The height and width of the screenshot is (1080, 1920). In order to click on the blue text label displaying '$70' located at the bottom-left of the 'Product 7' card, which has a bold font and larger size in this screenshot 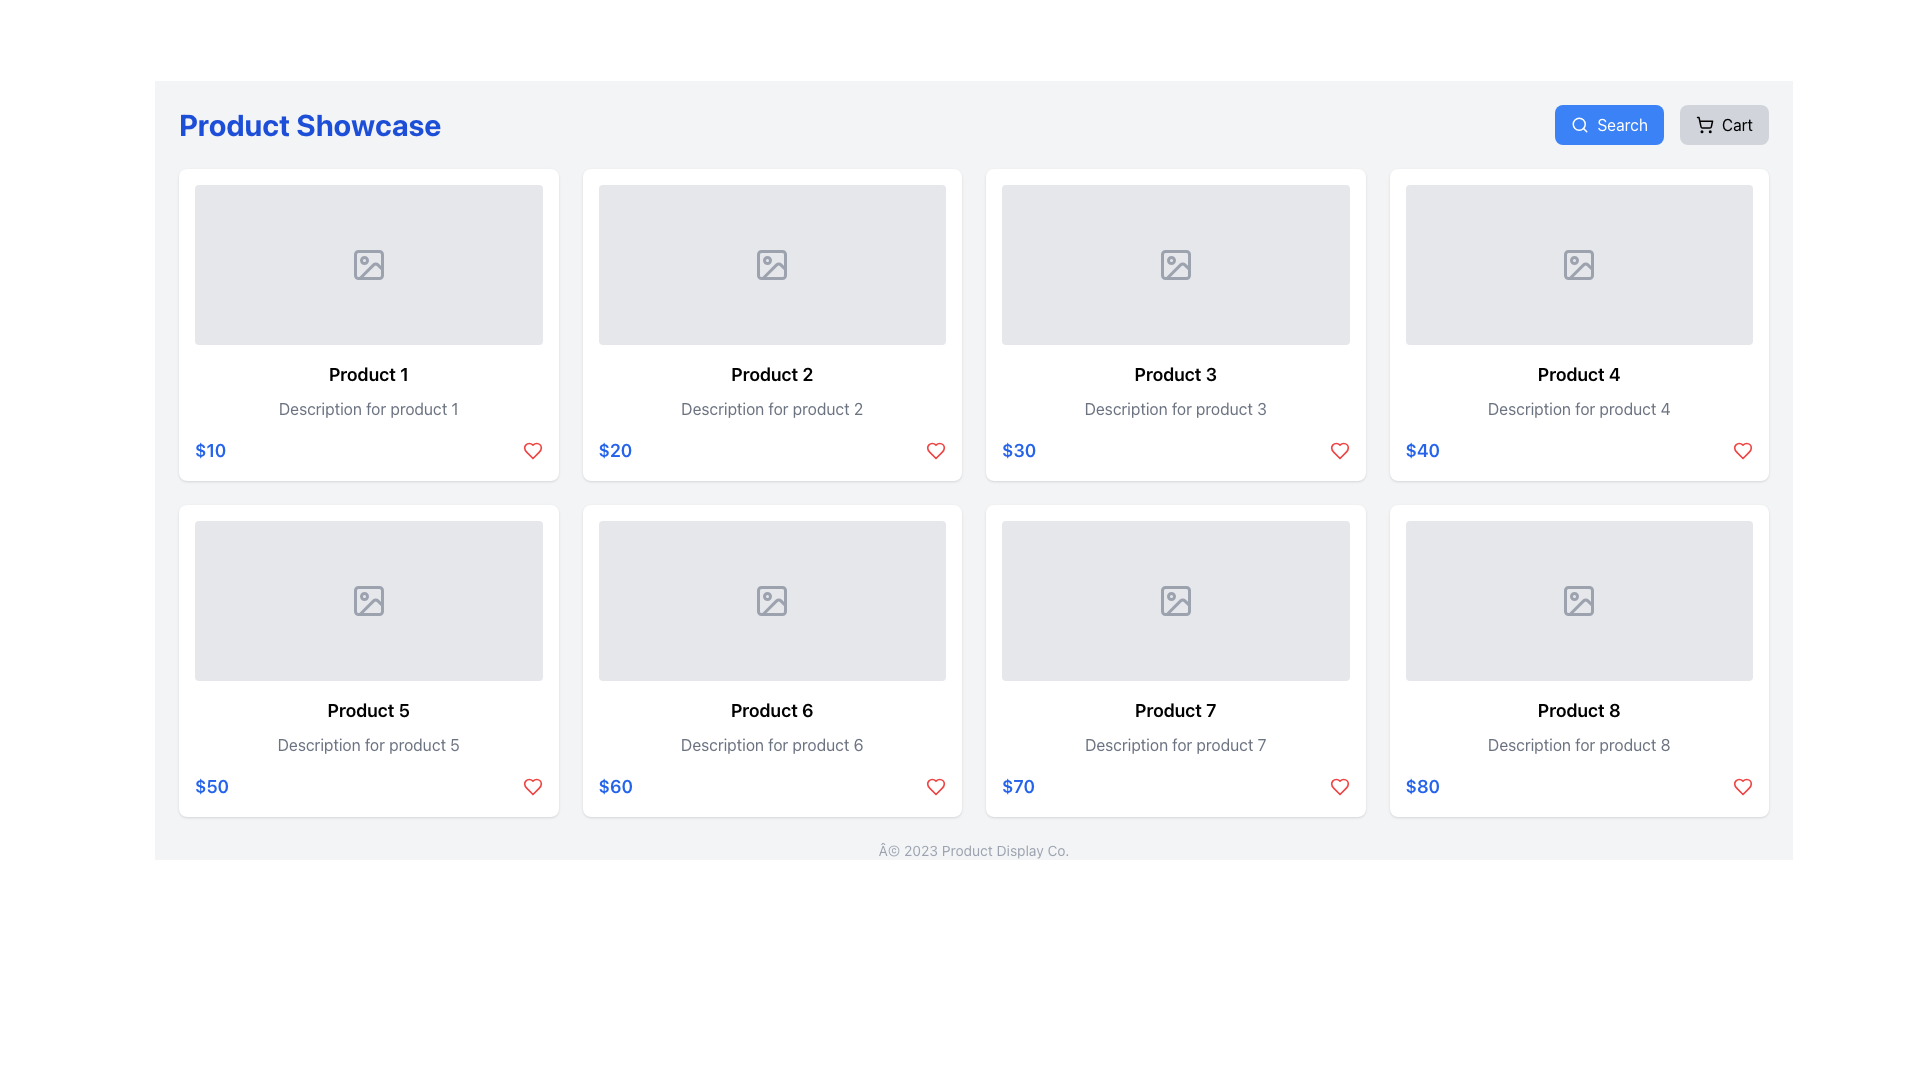, I will do `click(1018, 785)`.